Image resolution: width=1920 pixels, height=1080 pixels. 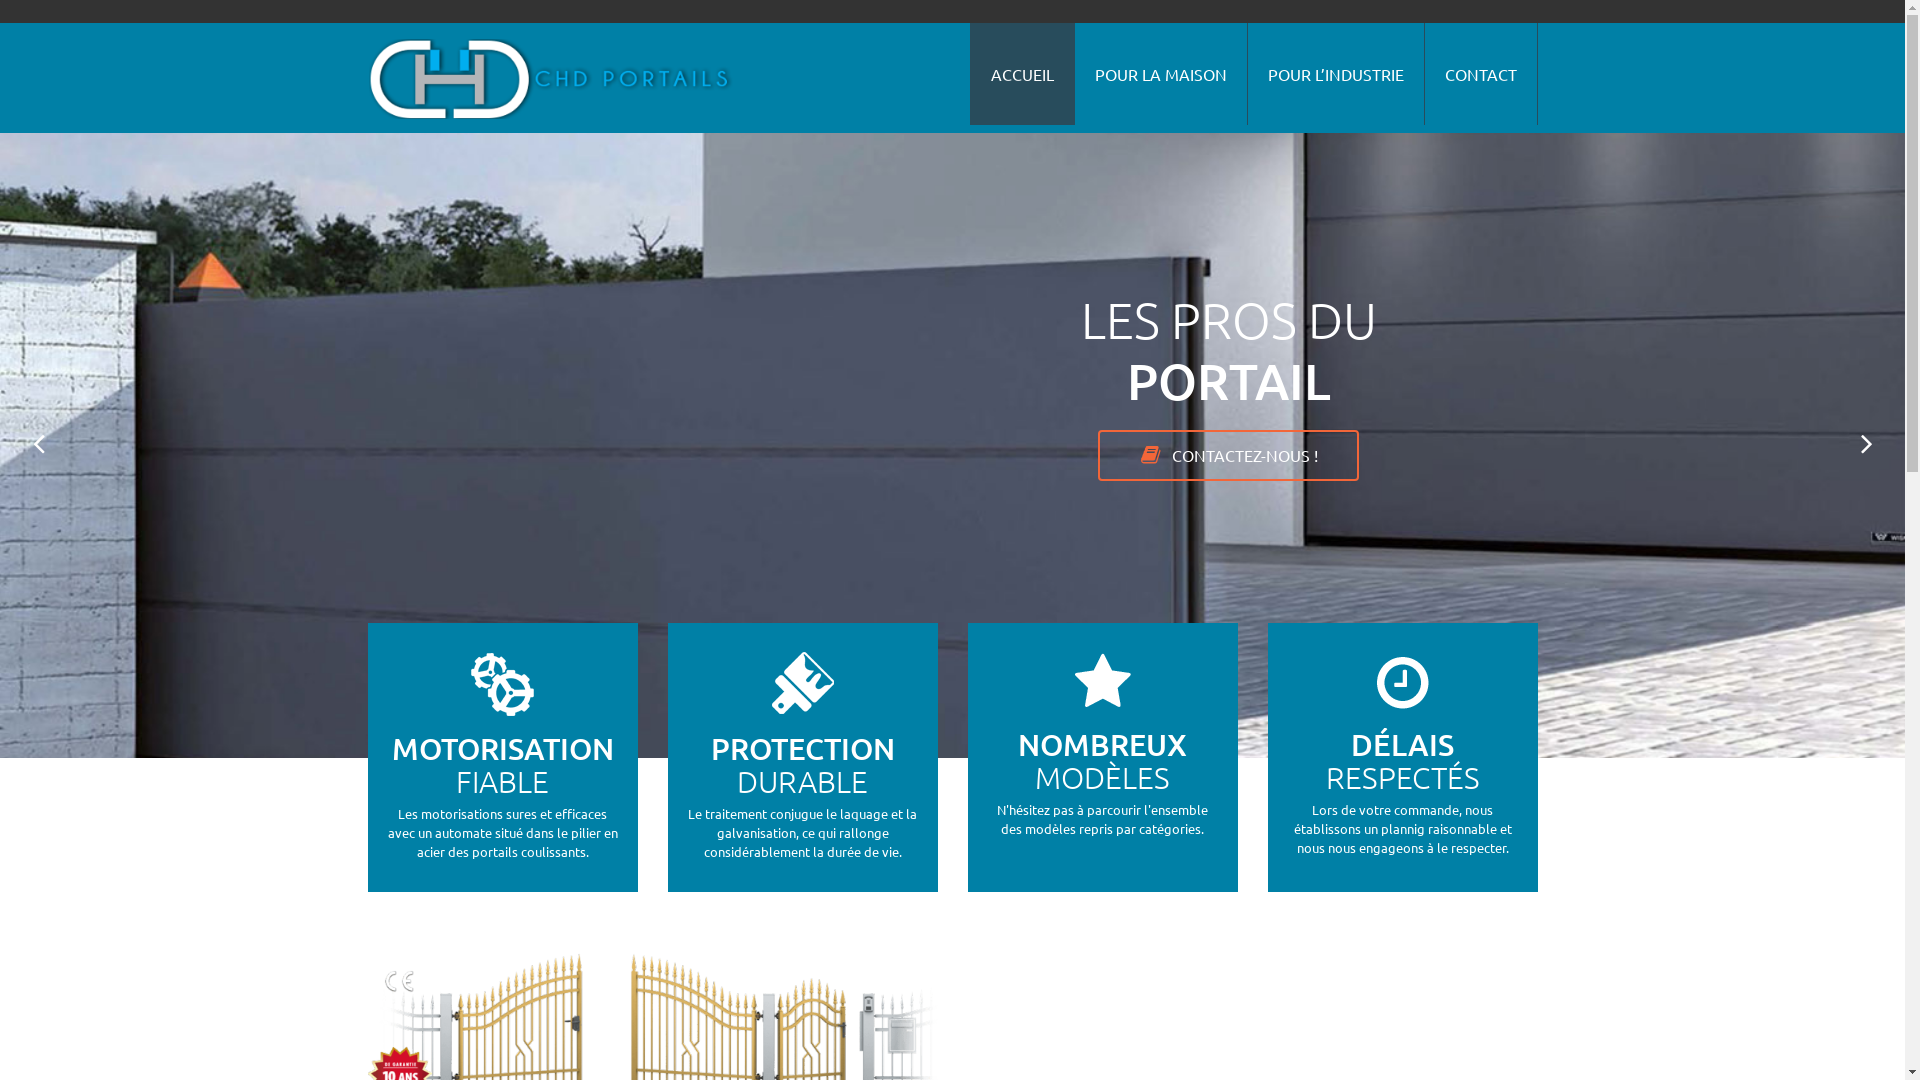 I want to click on 'CONTACT', so click(x=1479, y=72).